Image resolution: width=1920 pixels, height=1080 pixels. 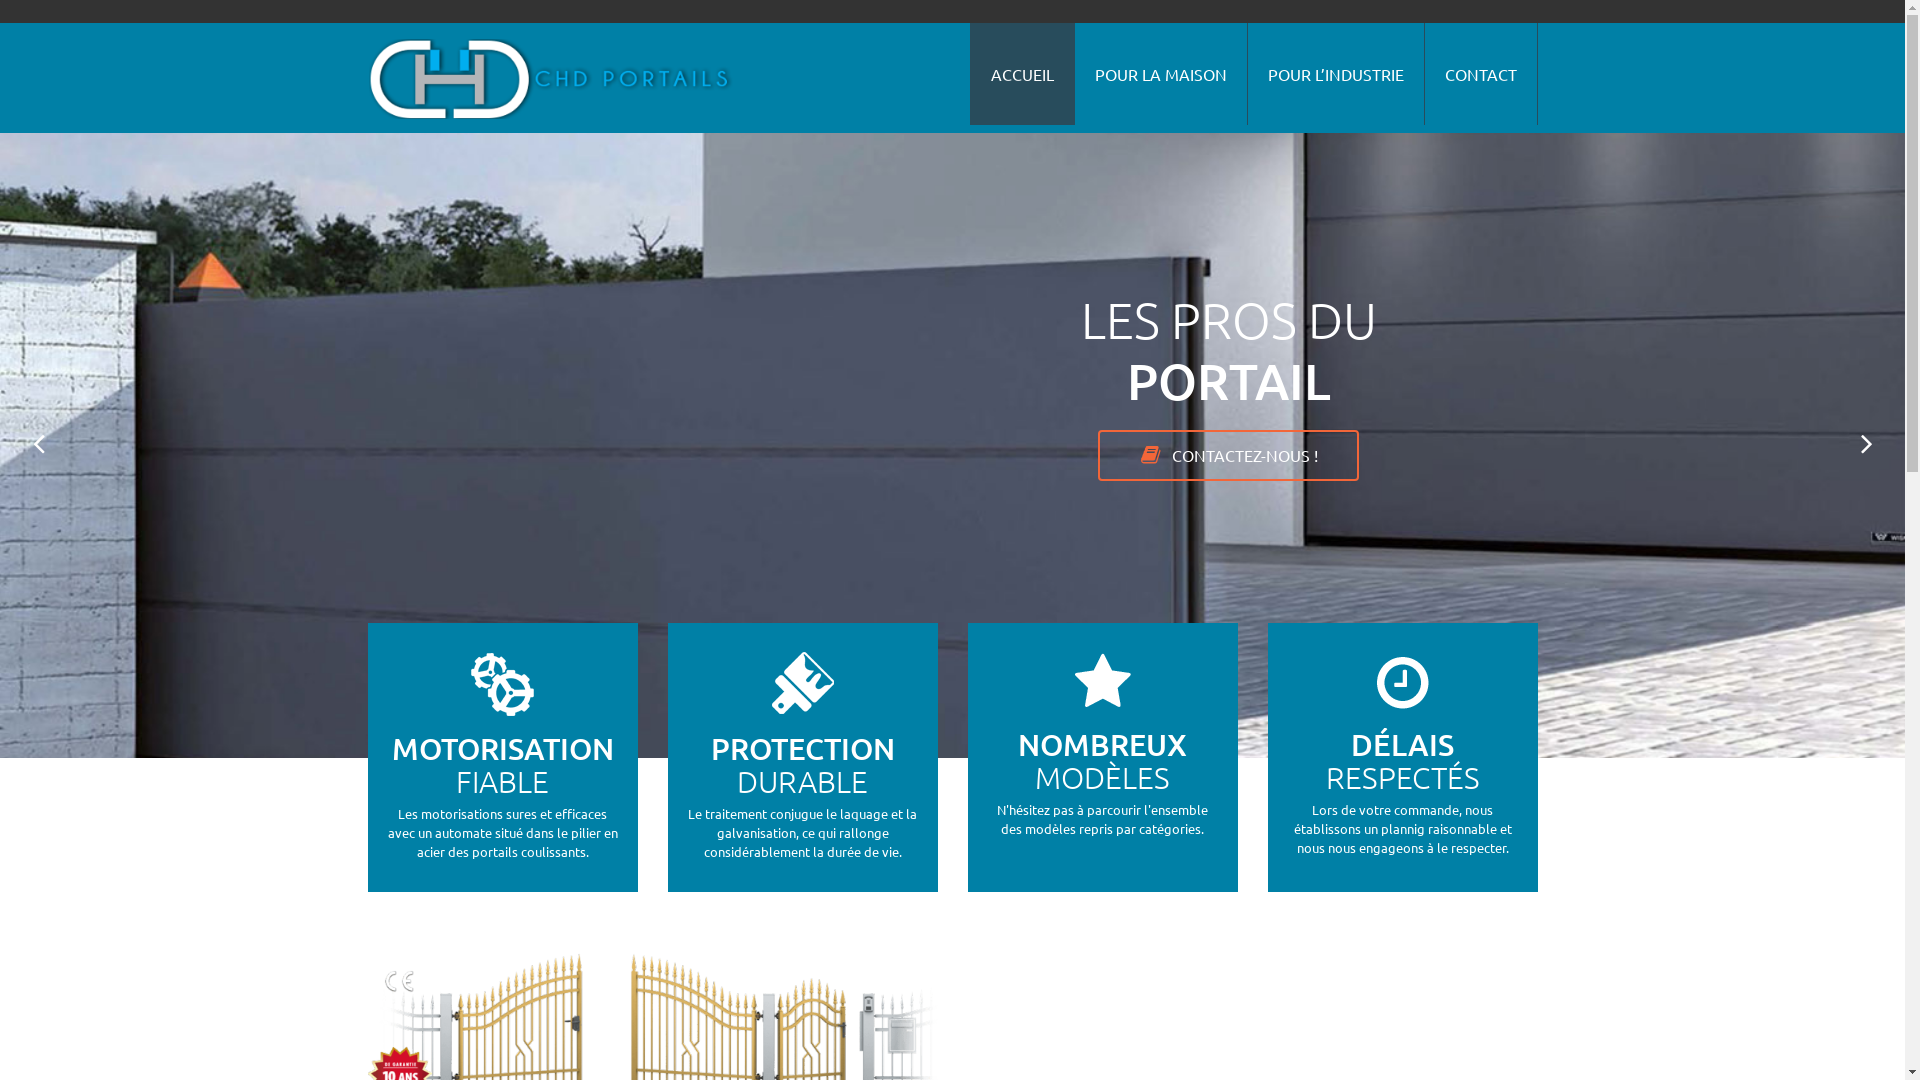 I want to click on 'CONTACT', so click(x=1479, y=72).